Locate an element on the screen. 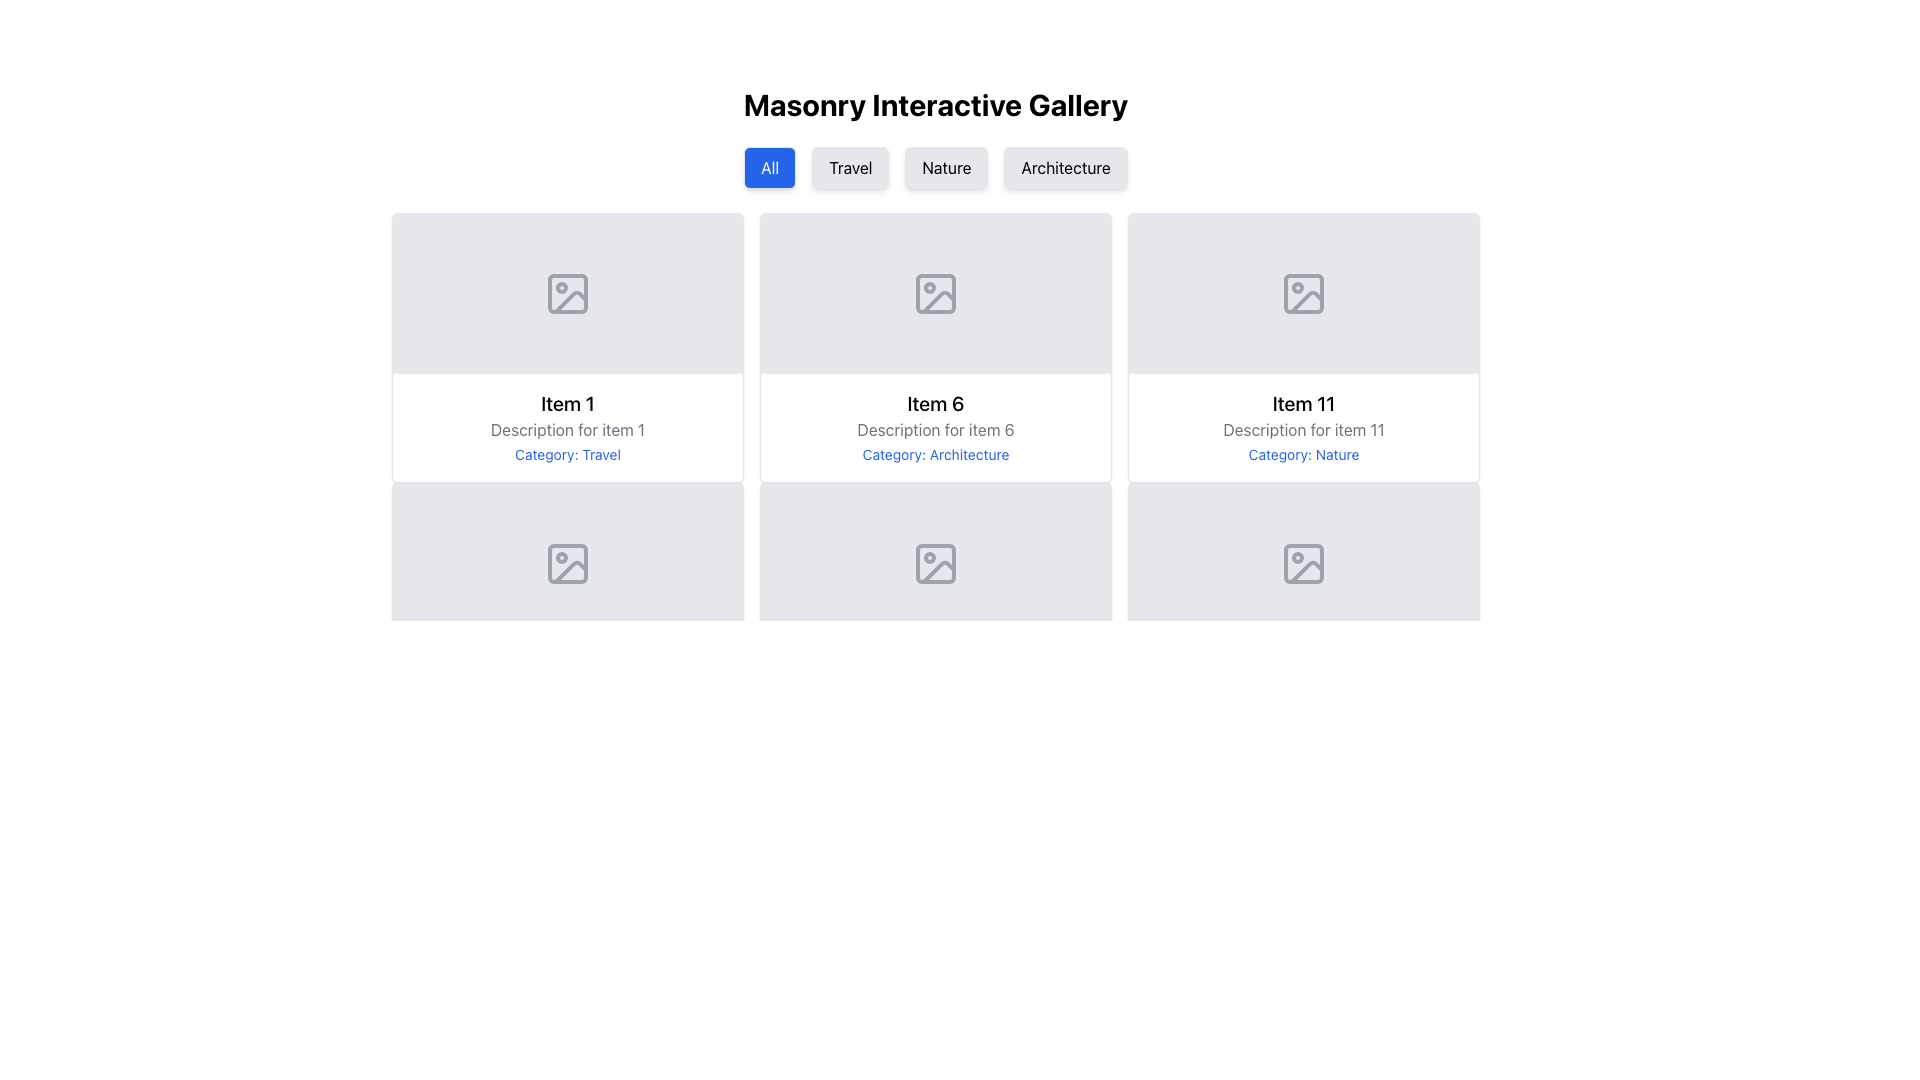  the placeholder icon in the third column of the second row of the masonry gallery layout, labeled 'Item 11' is located at coordinates (1304, 563).